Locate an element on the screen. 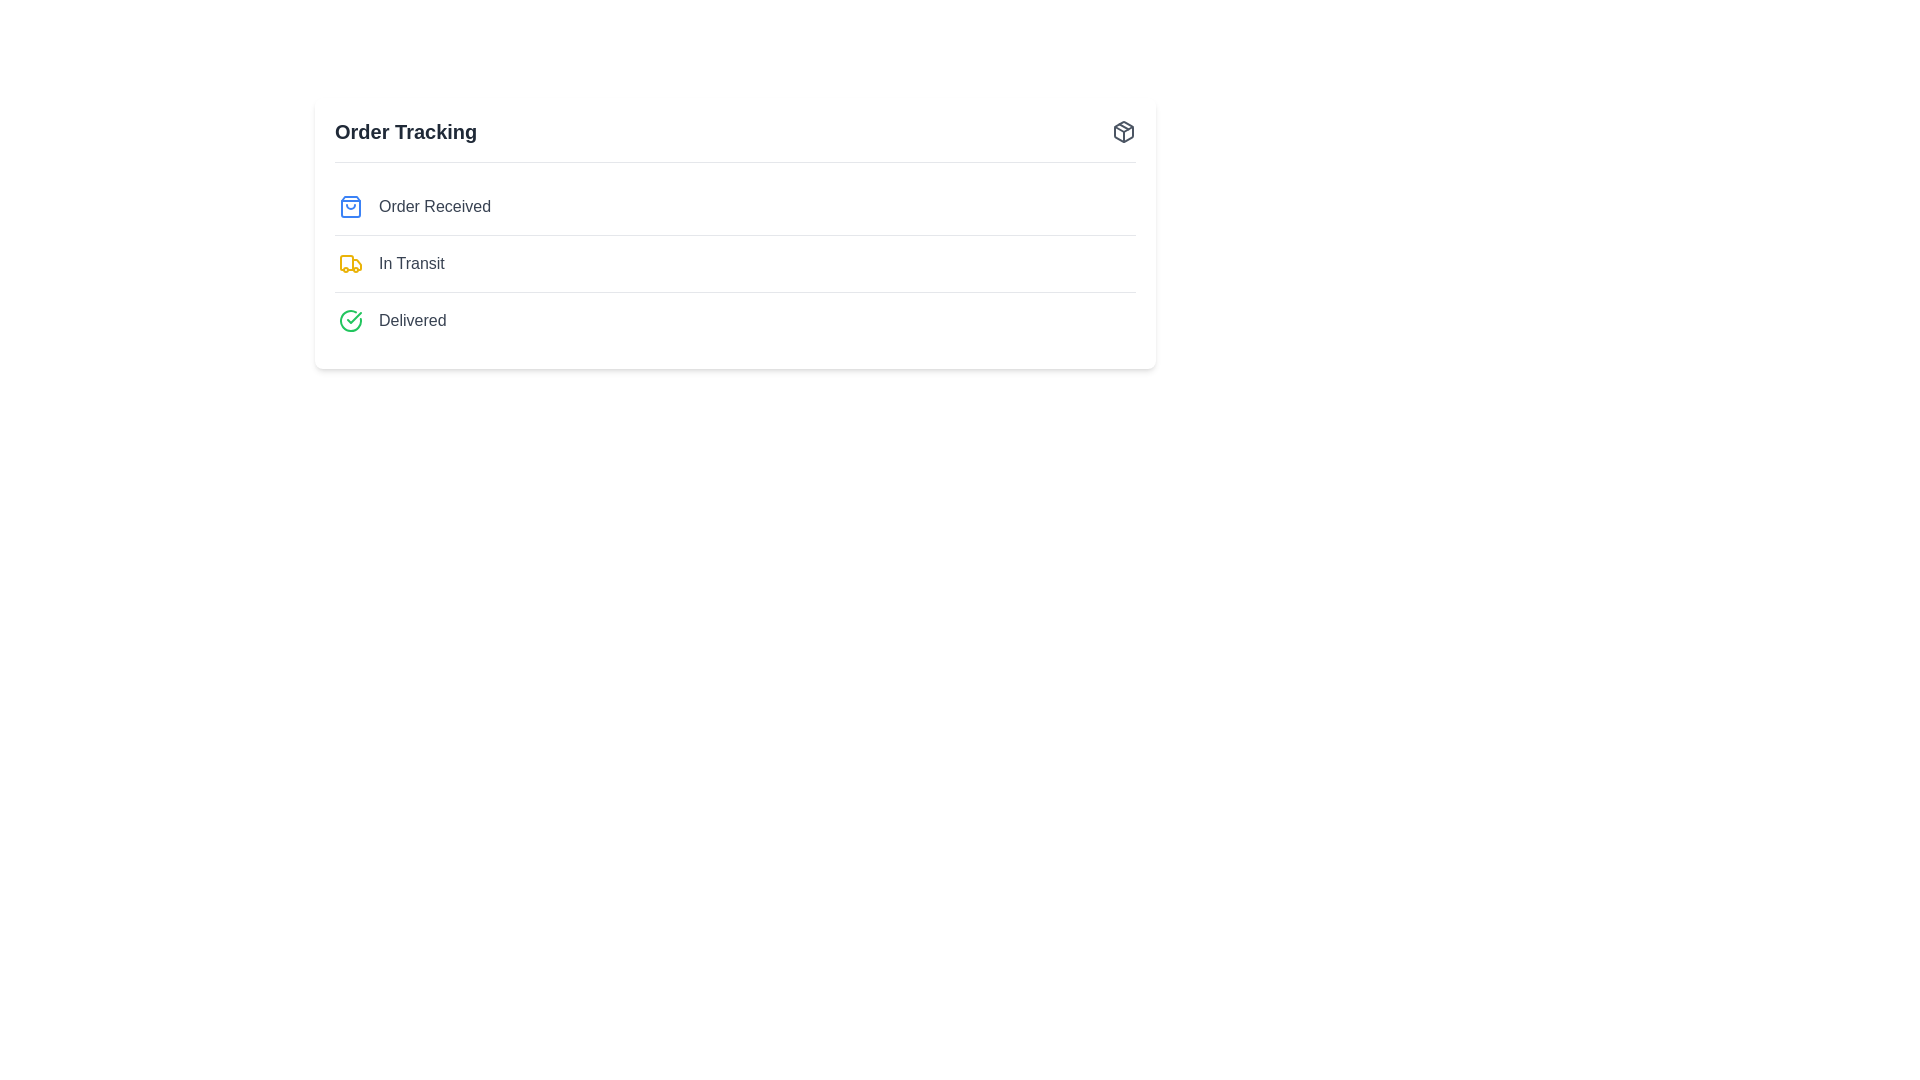 Image resolution: width=1920 pixels, height=1080 pixels. the text of the order status stage Order Received for copying or further actions is located at coordinates (434, 207).